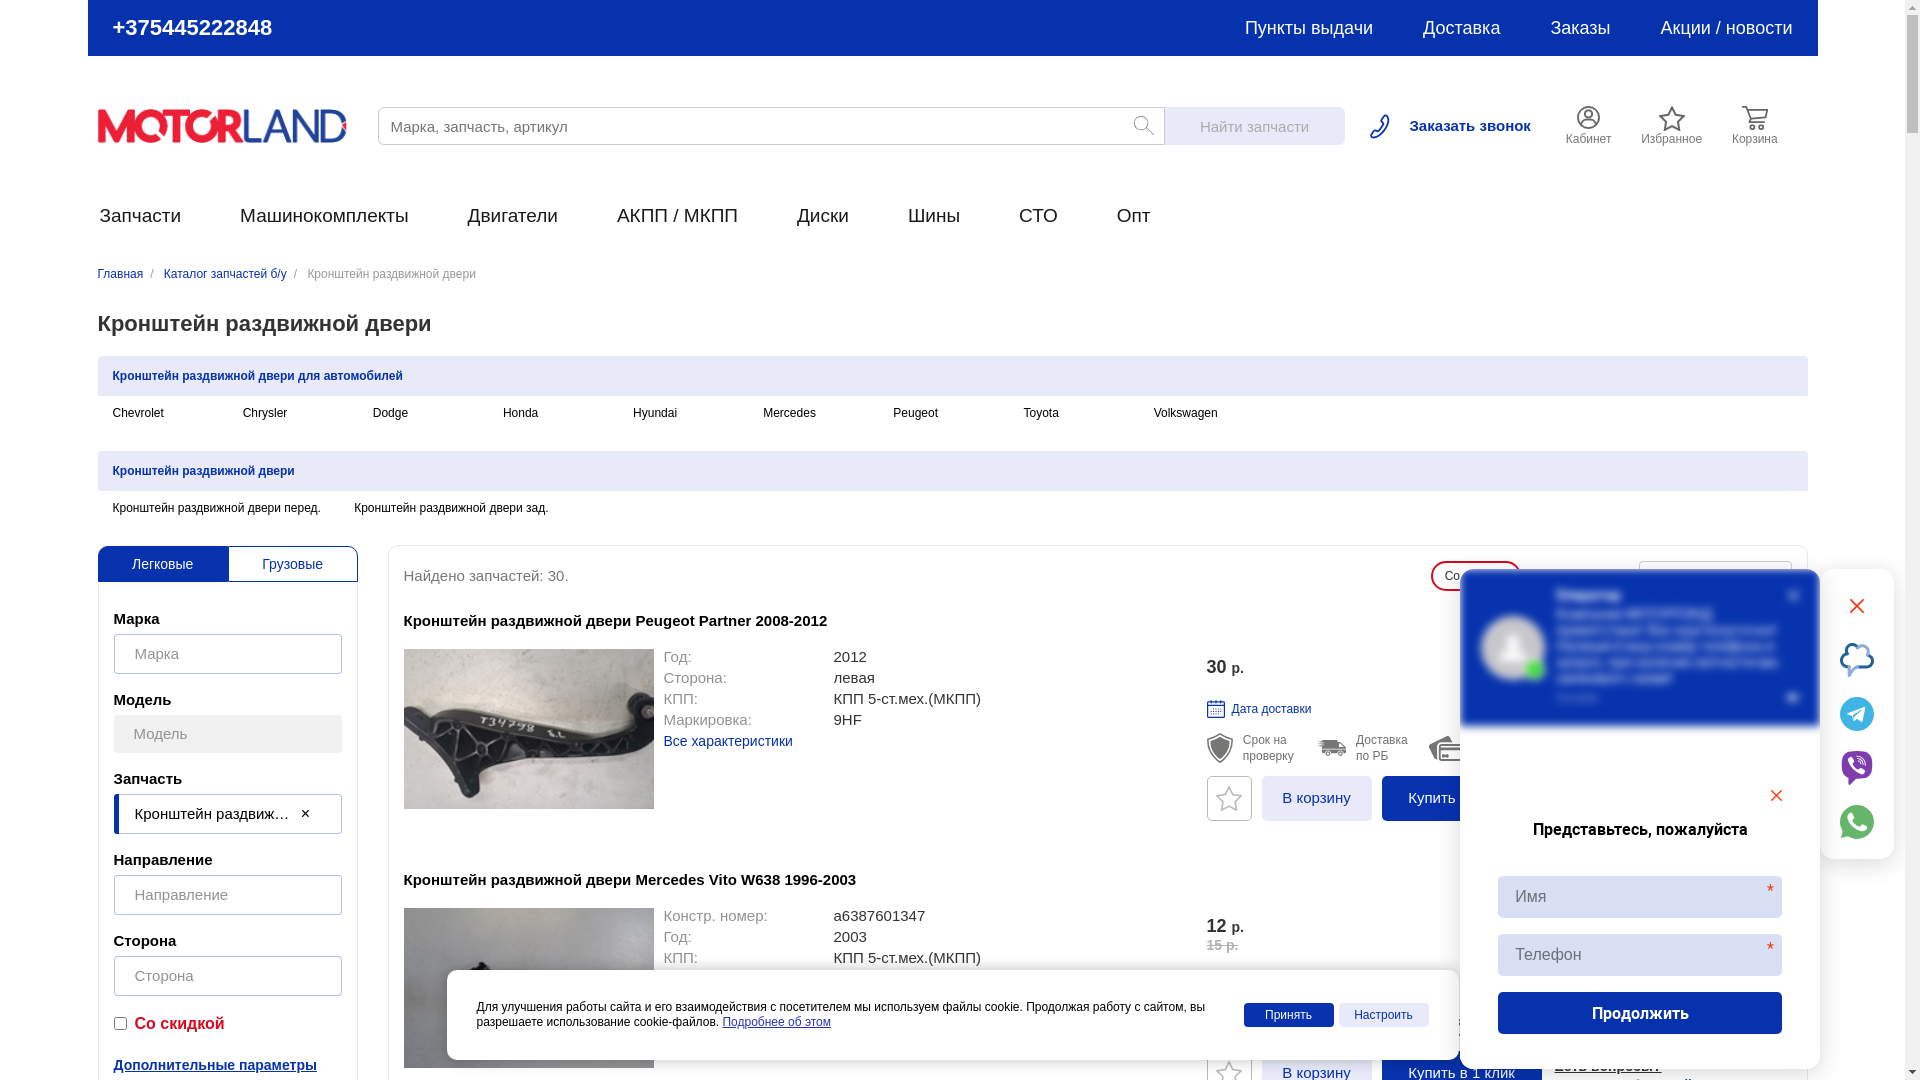 This screenshot has height=1080, width=1920. I want to click on 'Honda', so click(520, 411).